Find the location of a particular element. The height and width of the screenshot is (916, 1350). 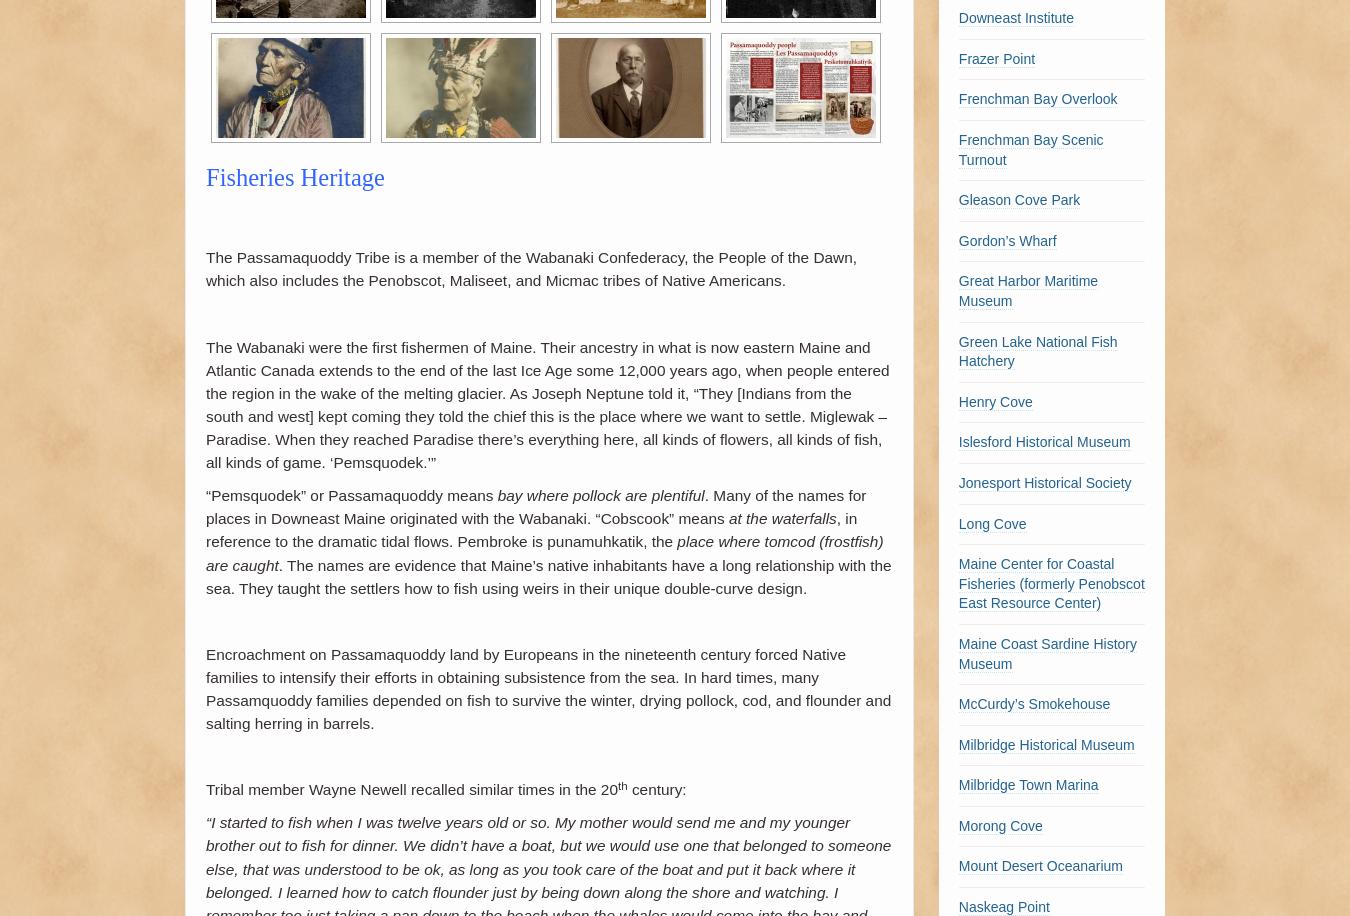

'Maine Coast Sardine History Museum' is located at coordinates (1047, 652).